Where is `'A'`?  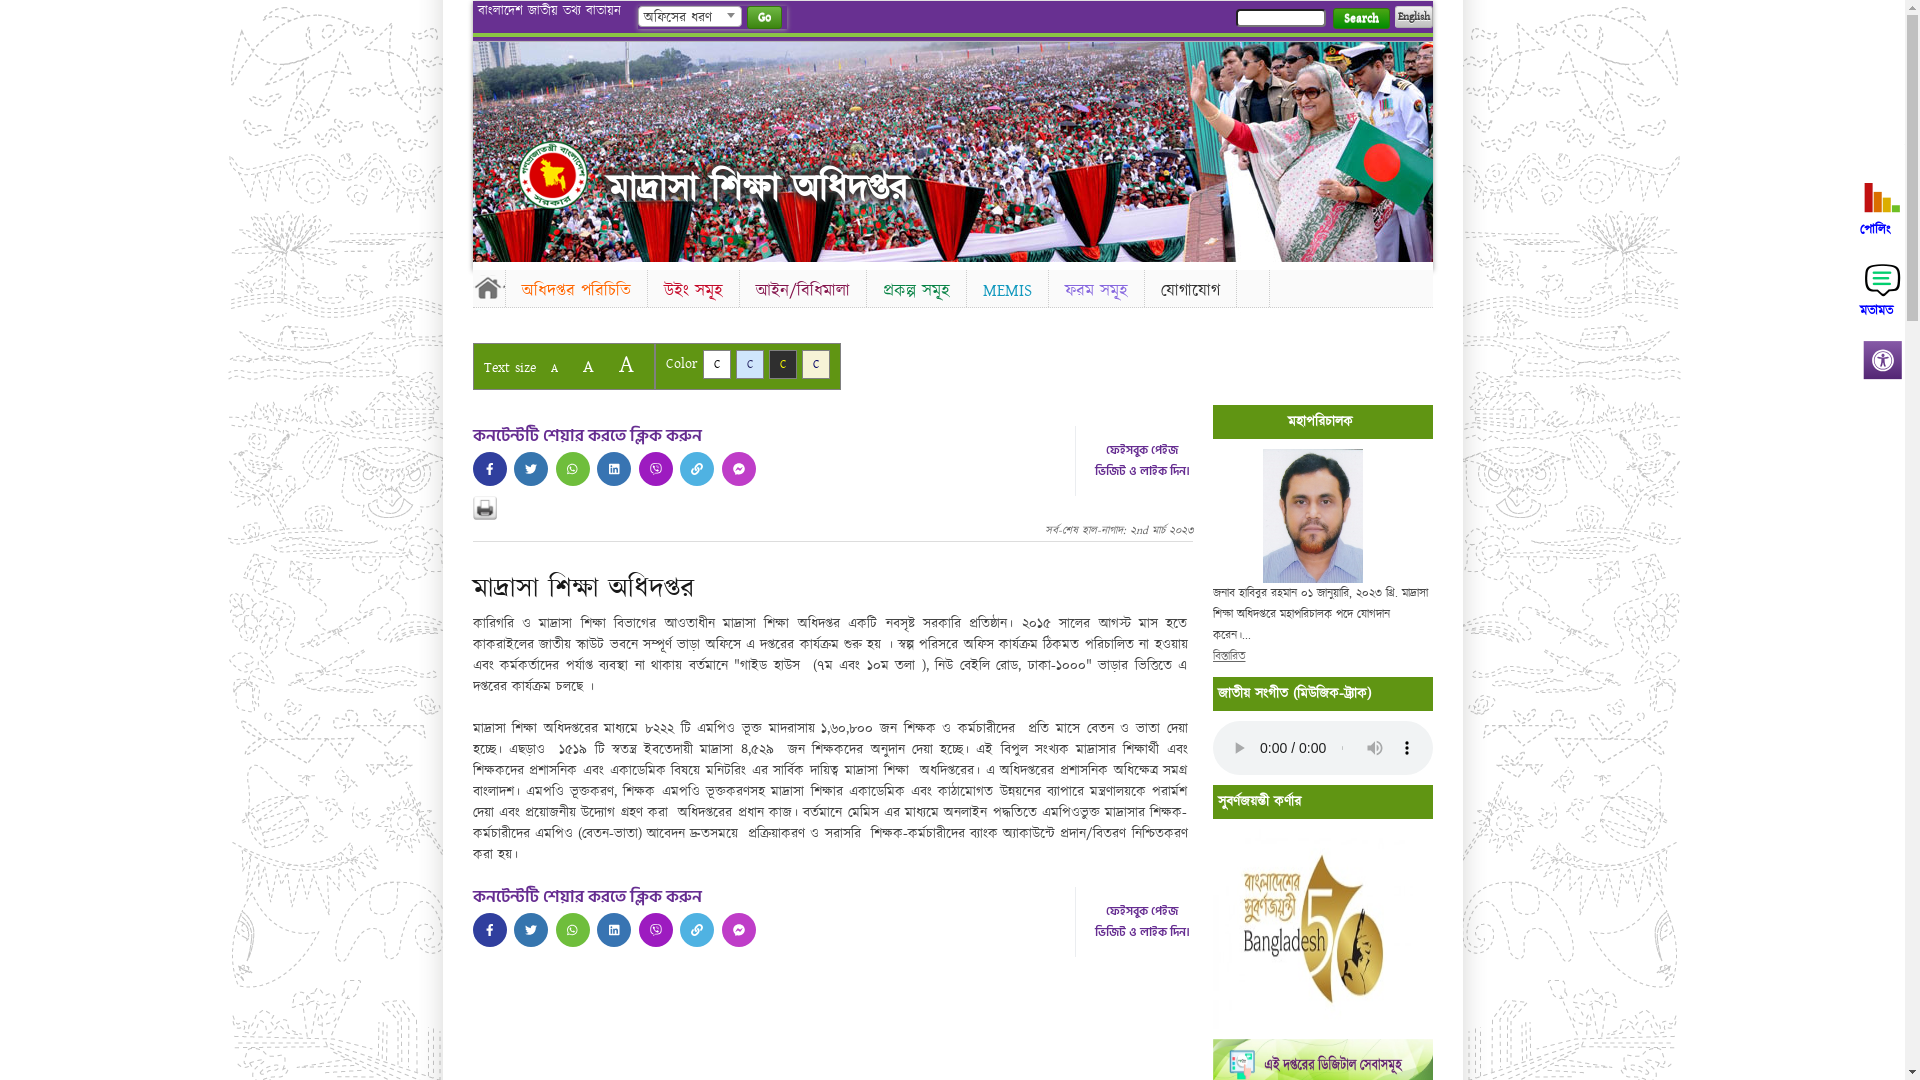
'A' is located at coordinates (586, 366).